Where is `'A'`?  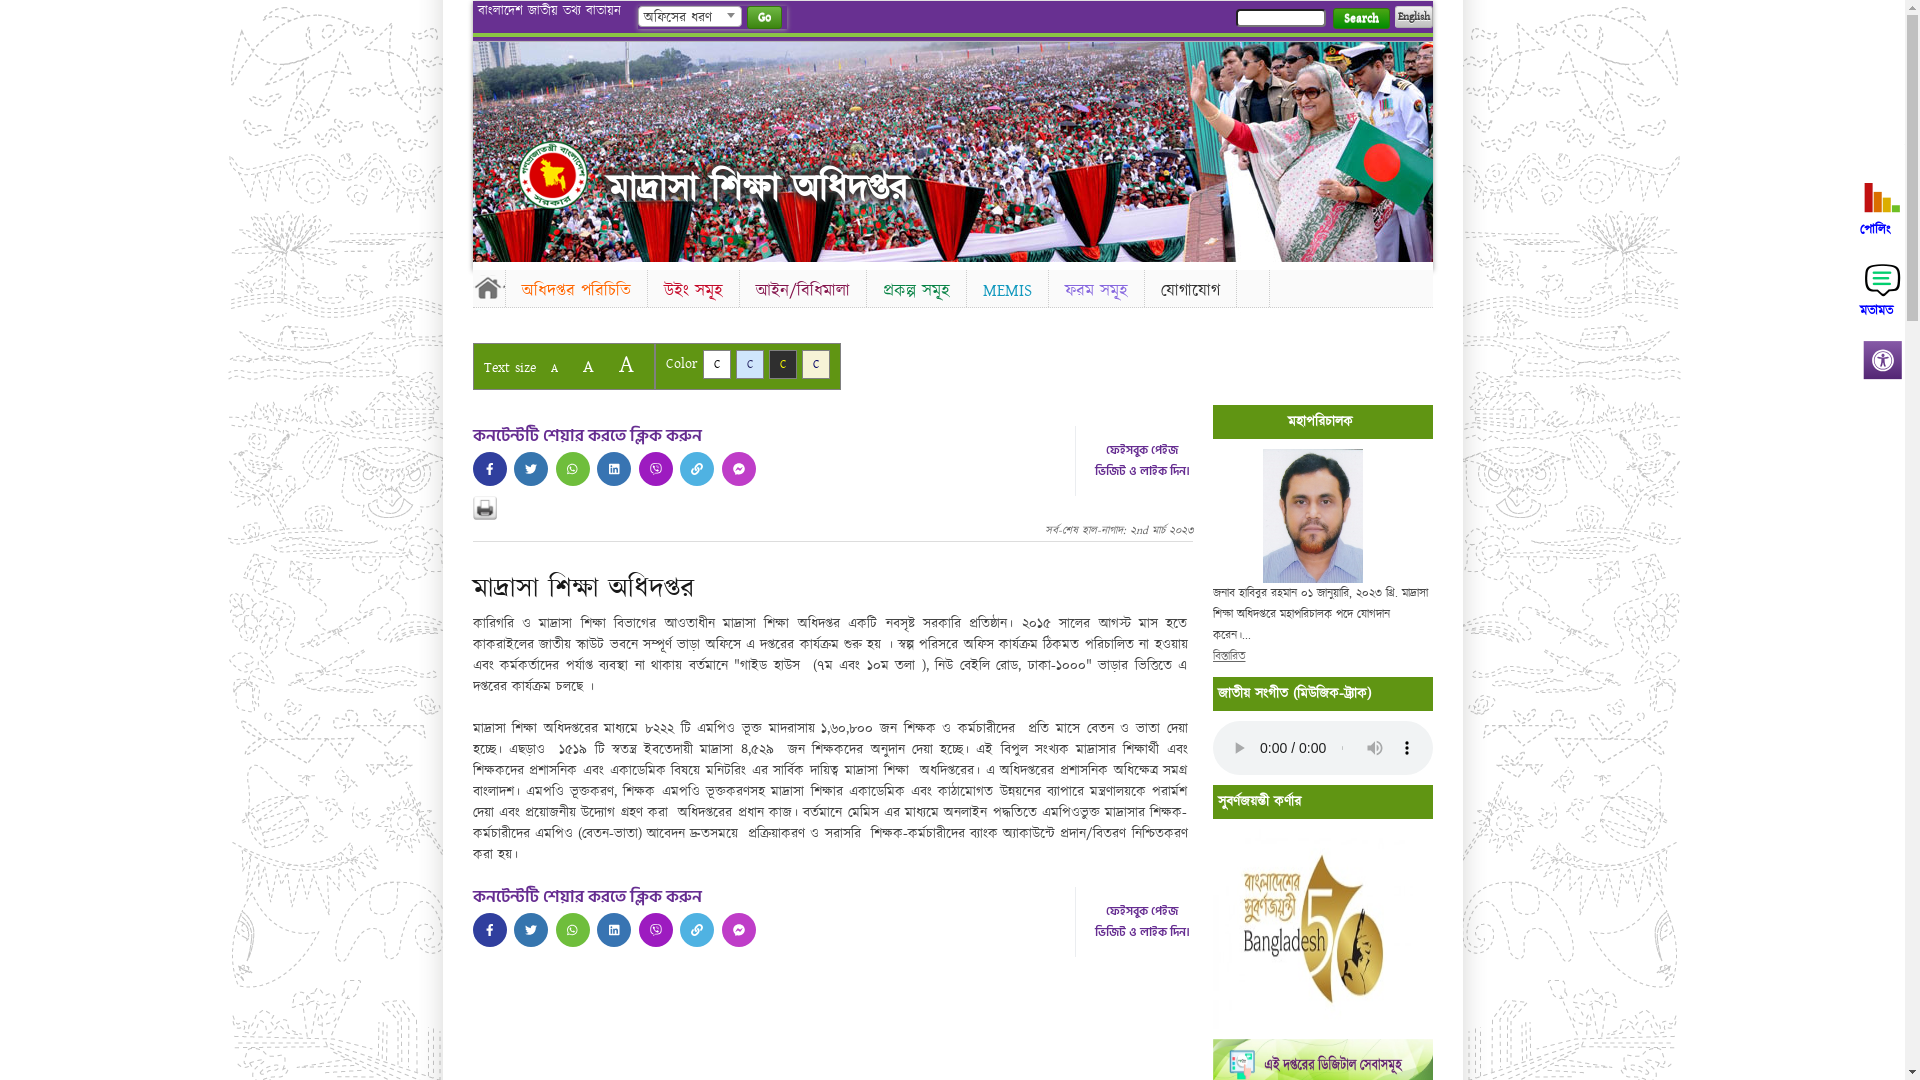
'A' is located at coordinates (586, 366).